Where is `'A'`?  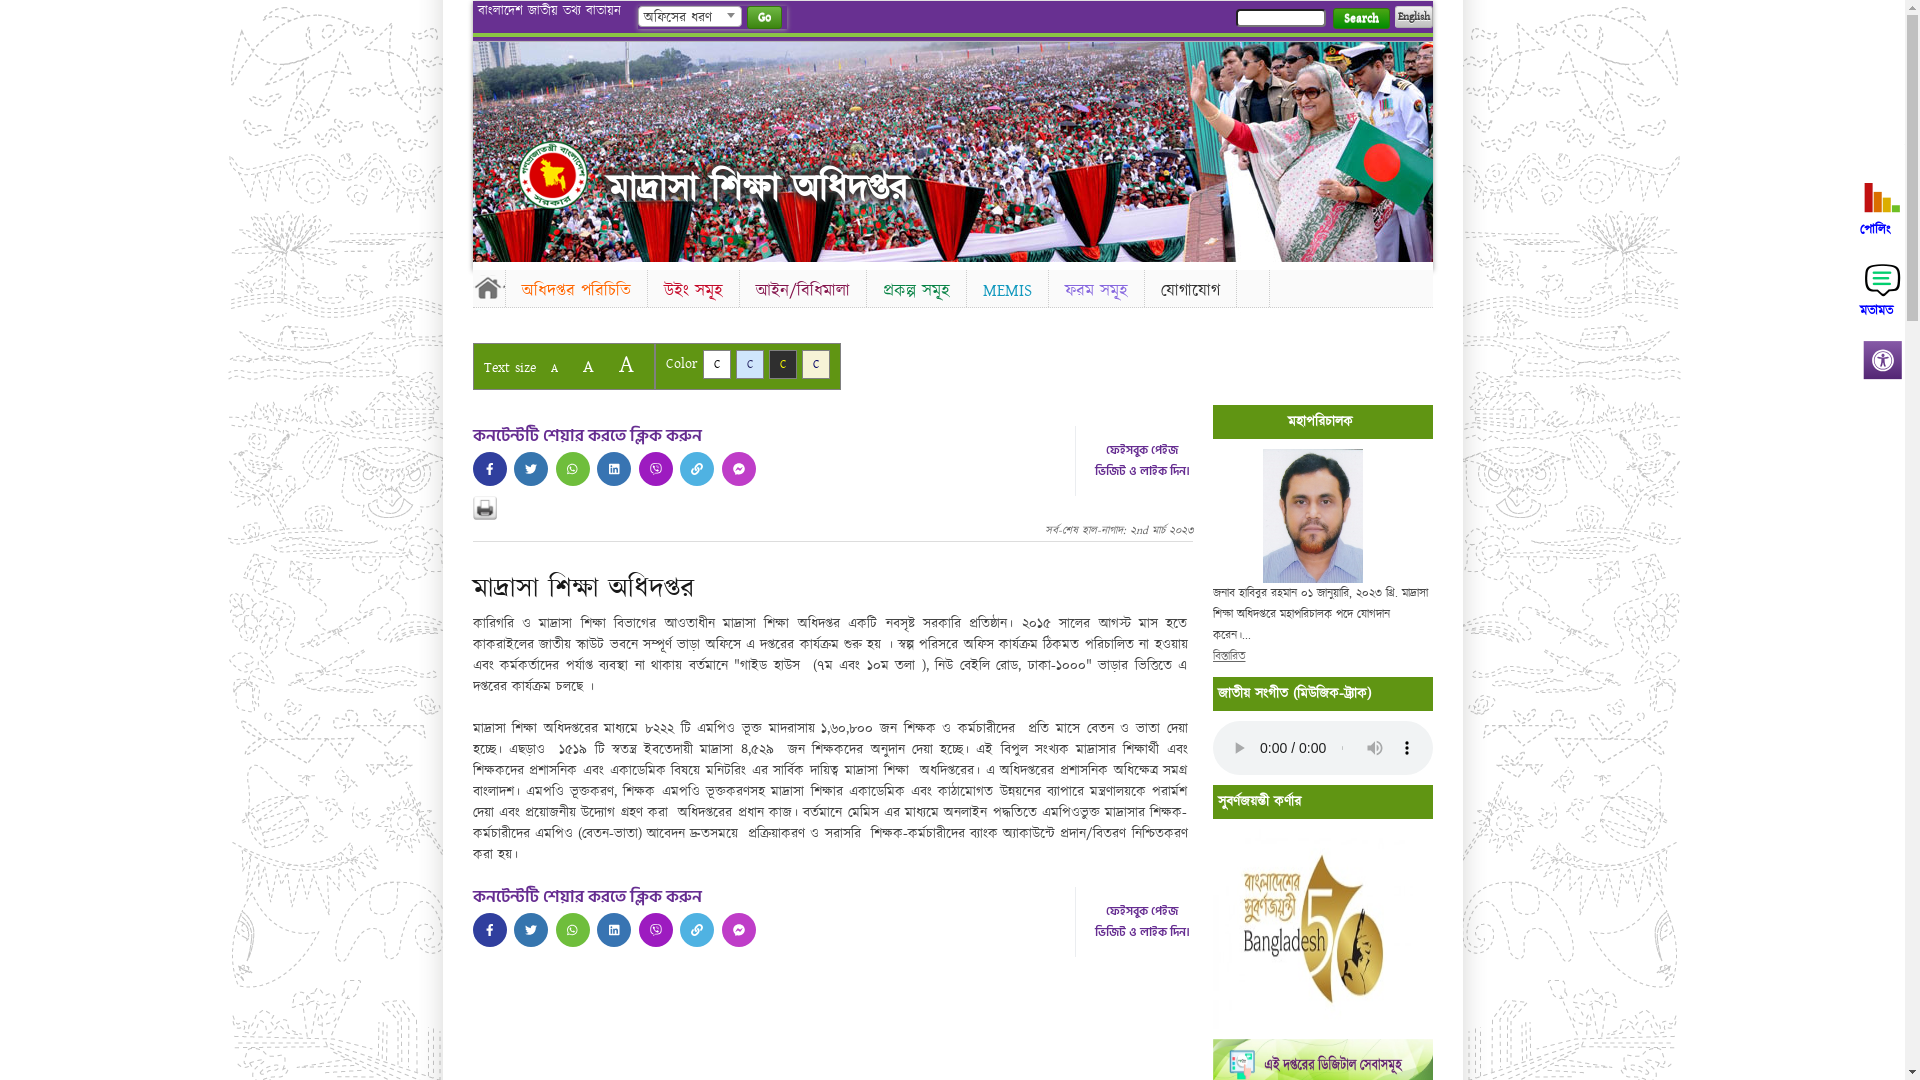
'A' is located at coordinates (586, 366).